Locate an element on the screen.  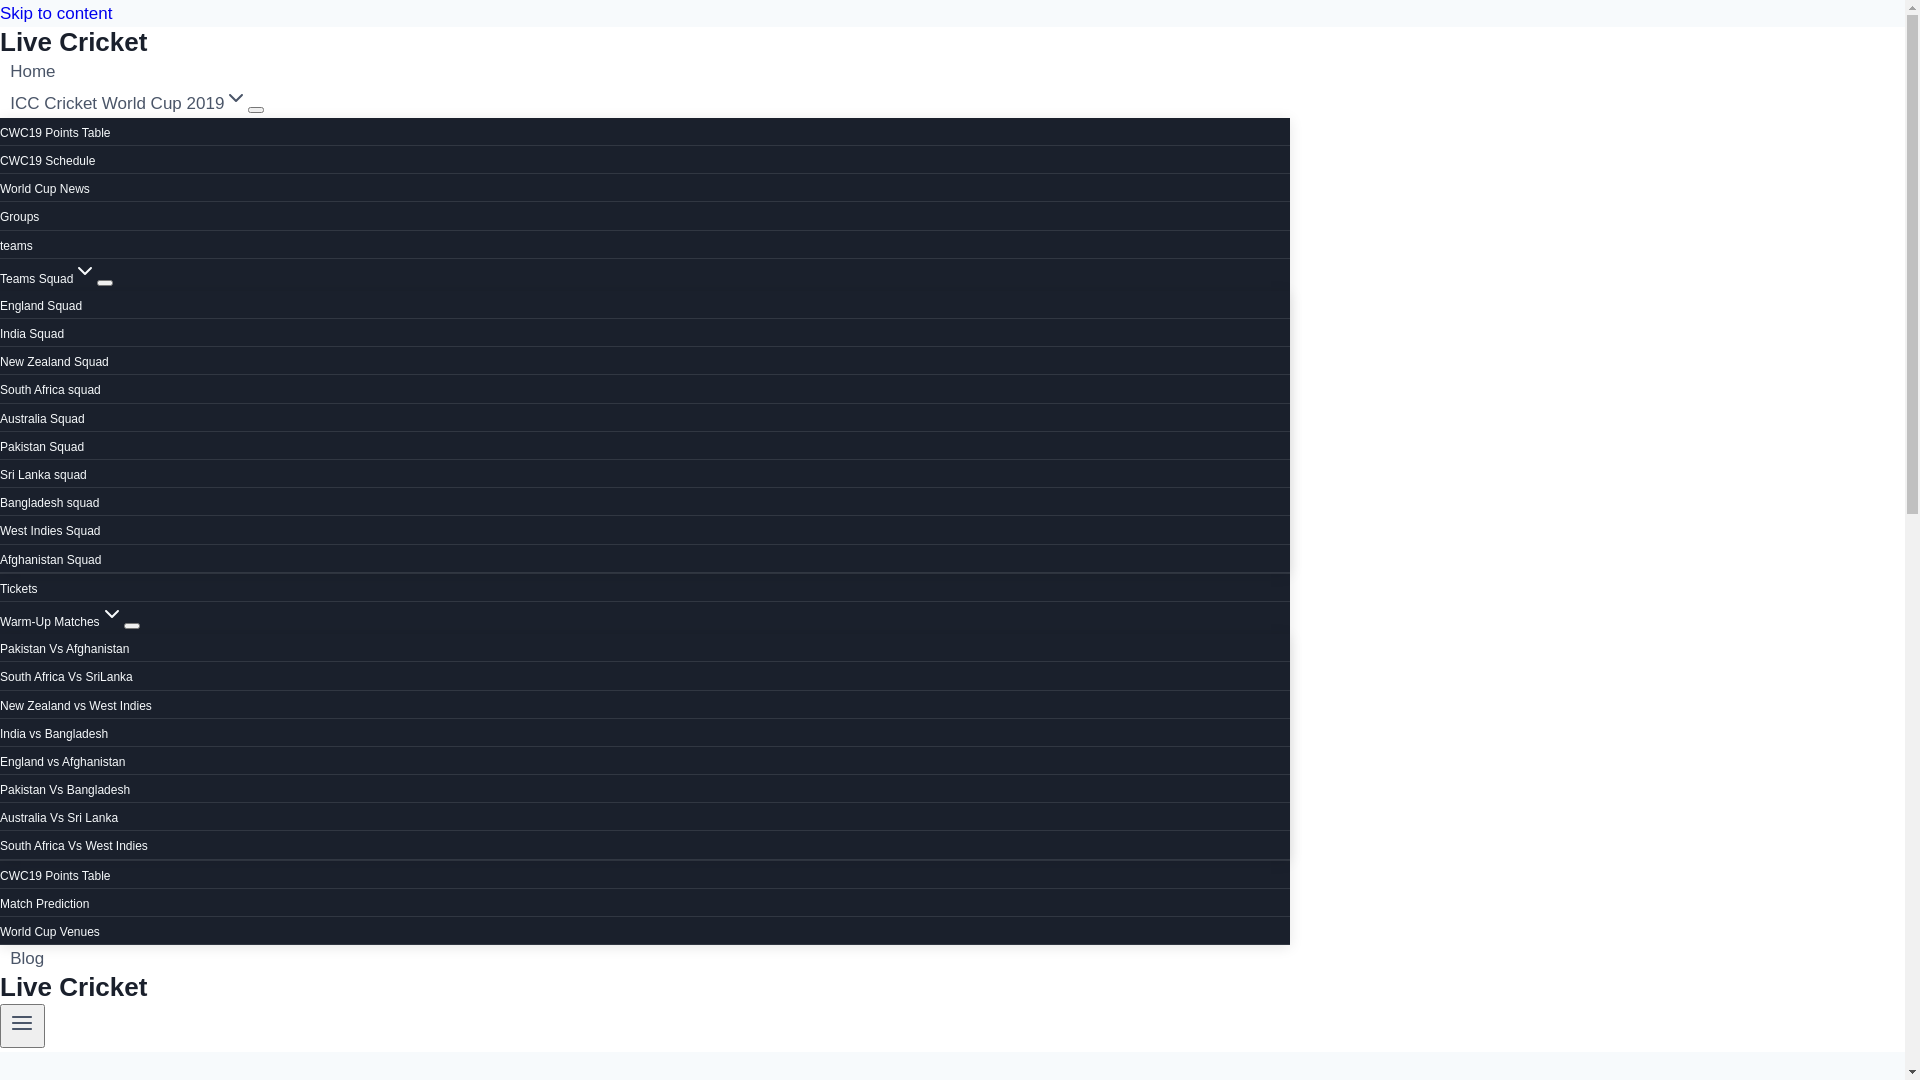
'Australia Squad' is located at coordinates (42, 418).